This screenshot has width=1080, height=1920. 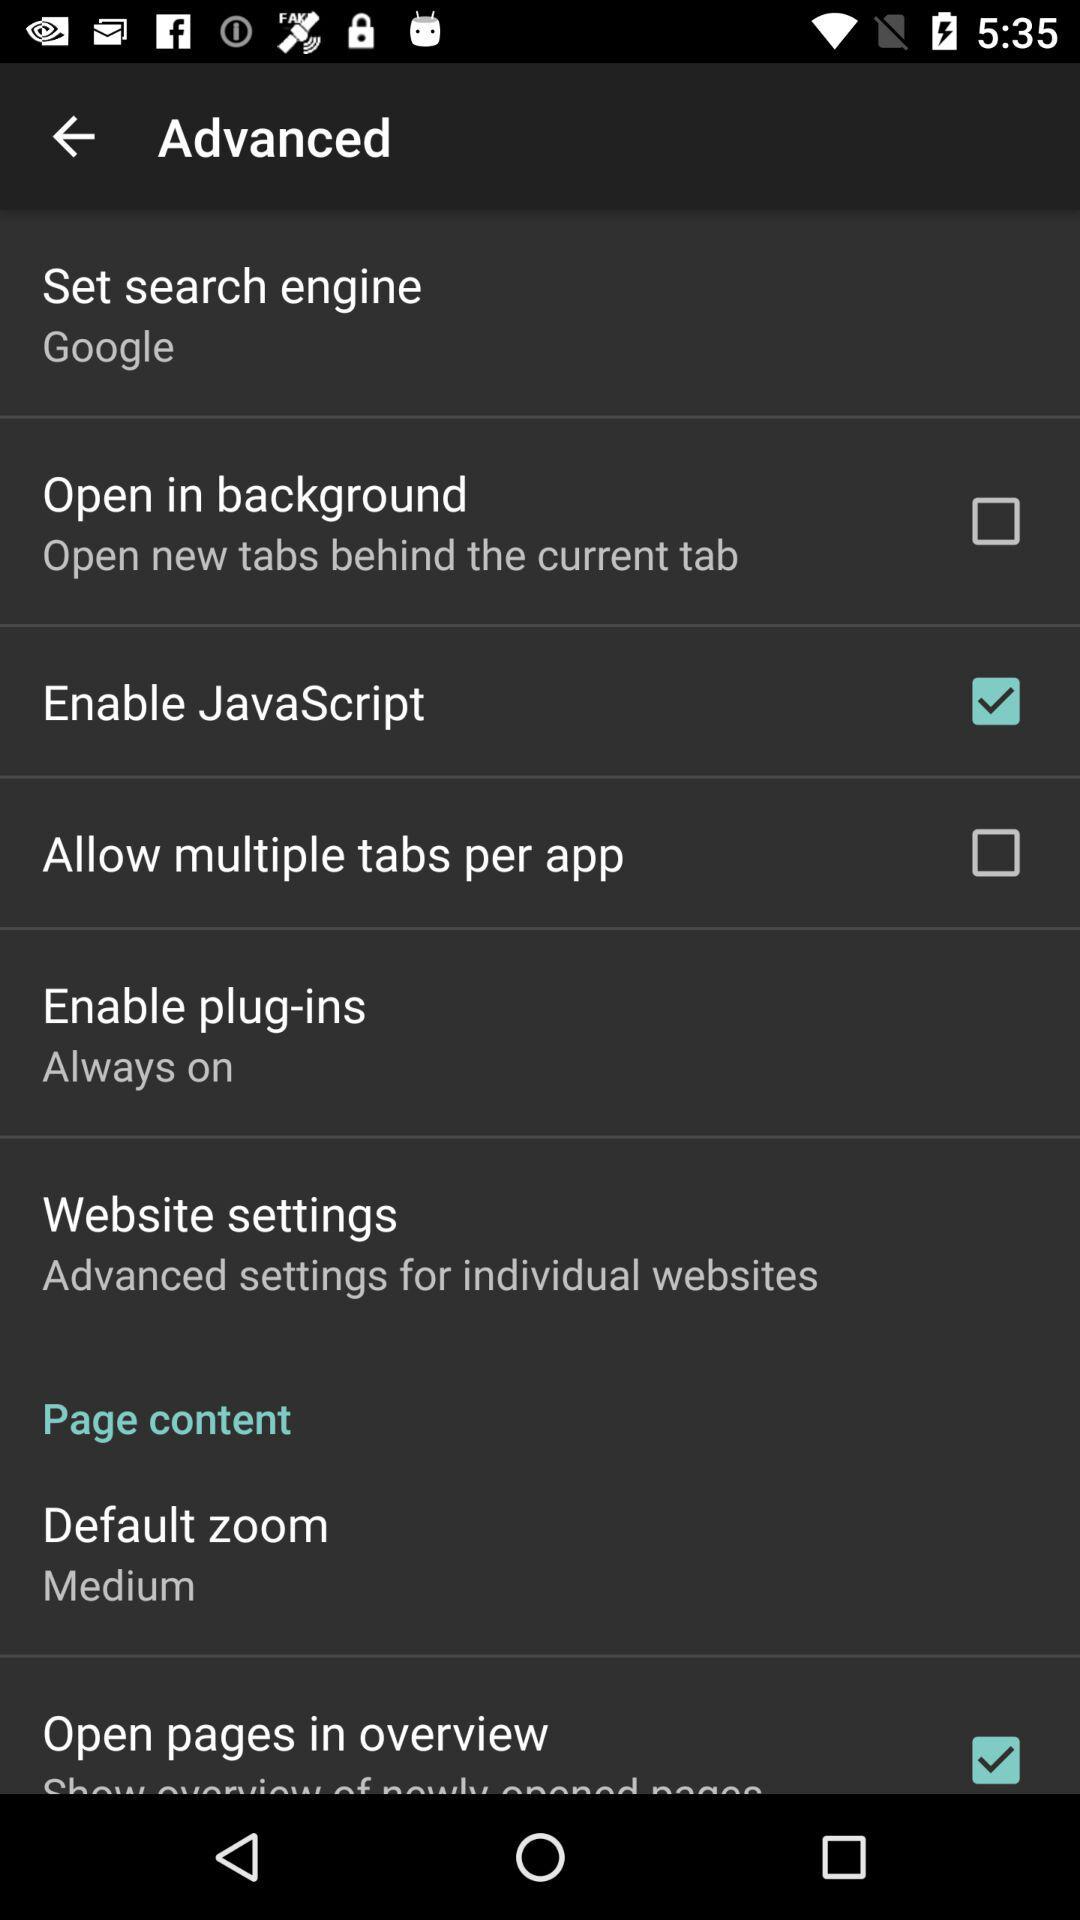 What do you see at coordinates (72, 135) in the screenshot?
I see `the icon next to the advanced app` at bounding box center [72, 135].